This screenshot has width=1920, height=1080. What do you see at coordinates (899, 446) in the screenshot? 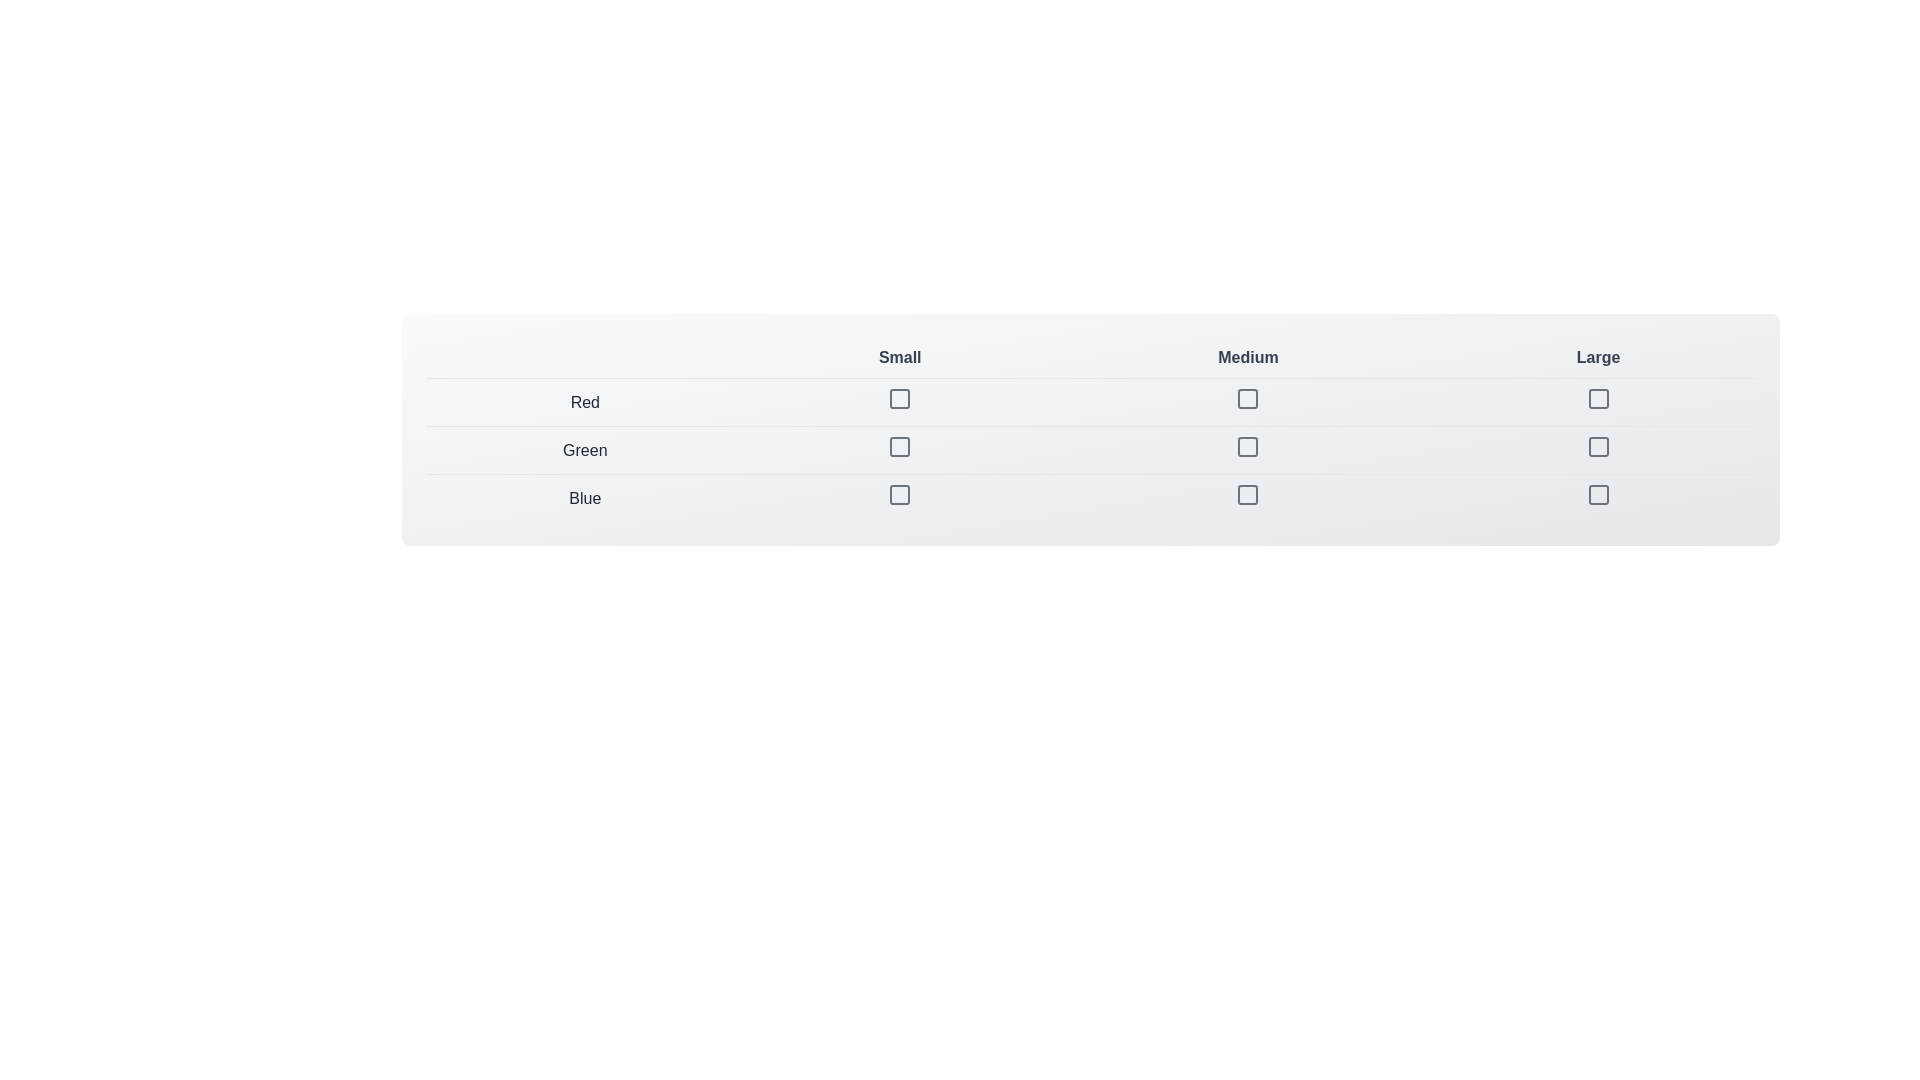
I see `the checkbox located in the 'Green' row and 'Small' column` at bounding box center [899, 446].